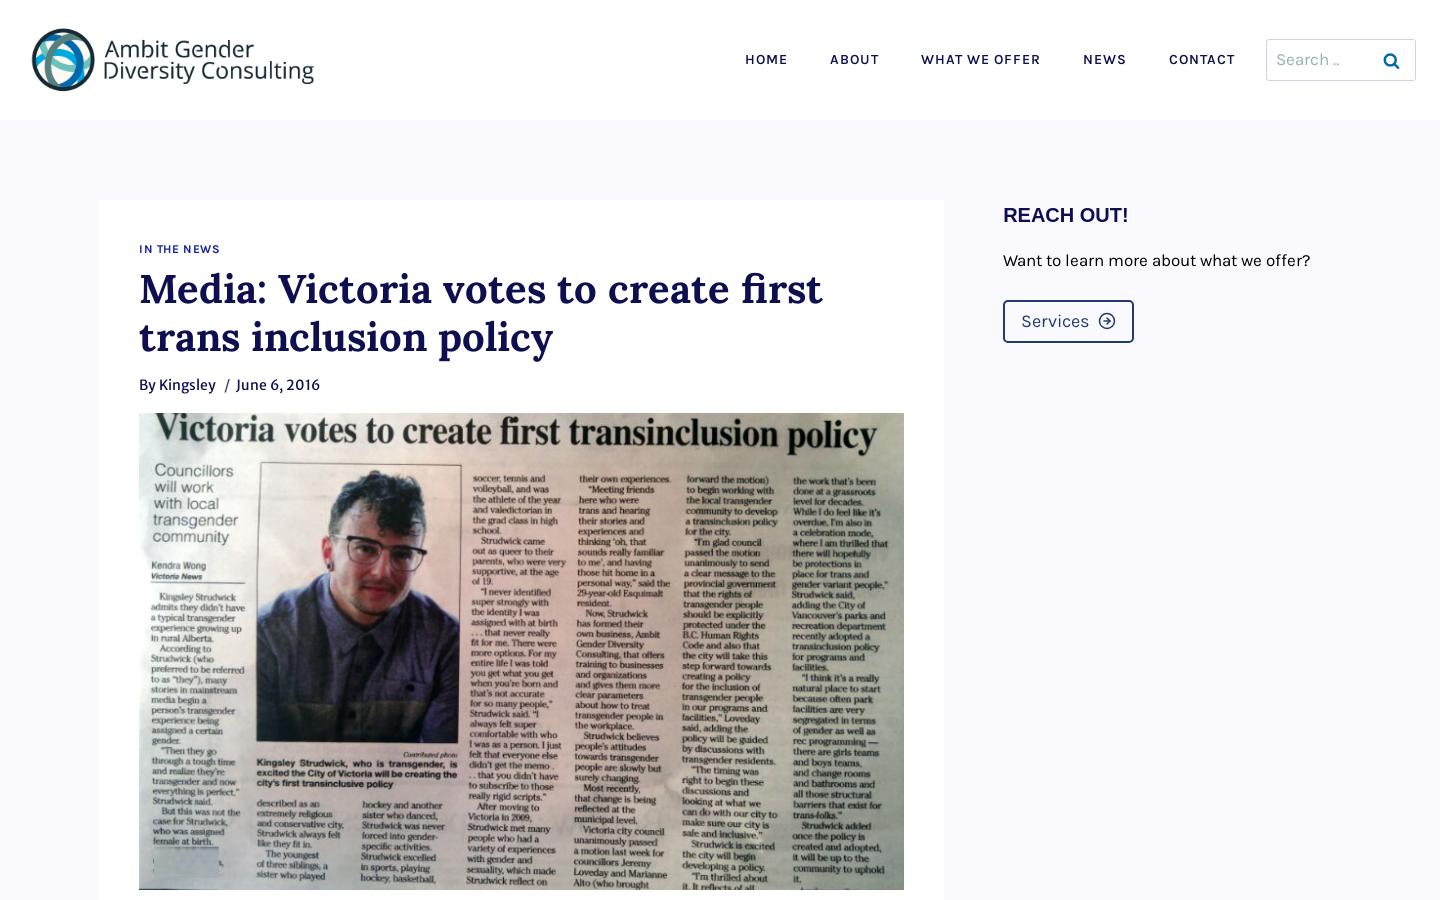 The width and height of the screenshot is (1440, 900). What do you see at coordinates (157, 384) in the screenshot?
I see `'Kingsley'` at bounding box center [157, 384].